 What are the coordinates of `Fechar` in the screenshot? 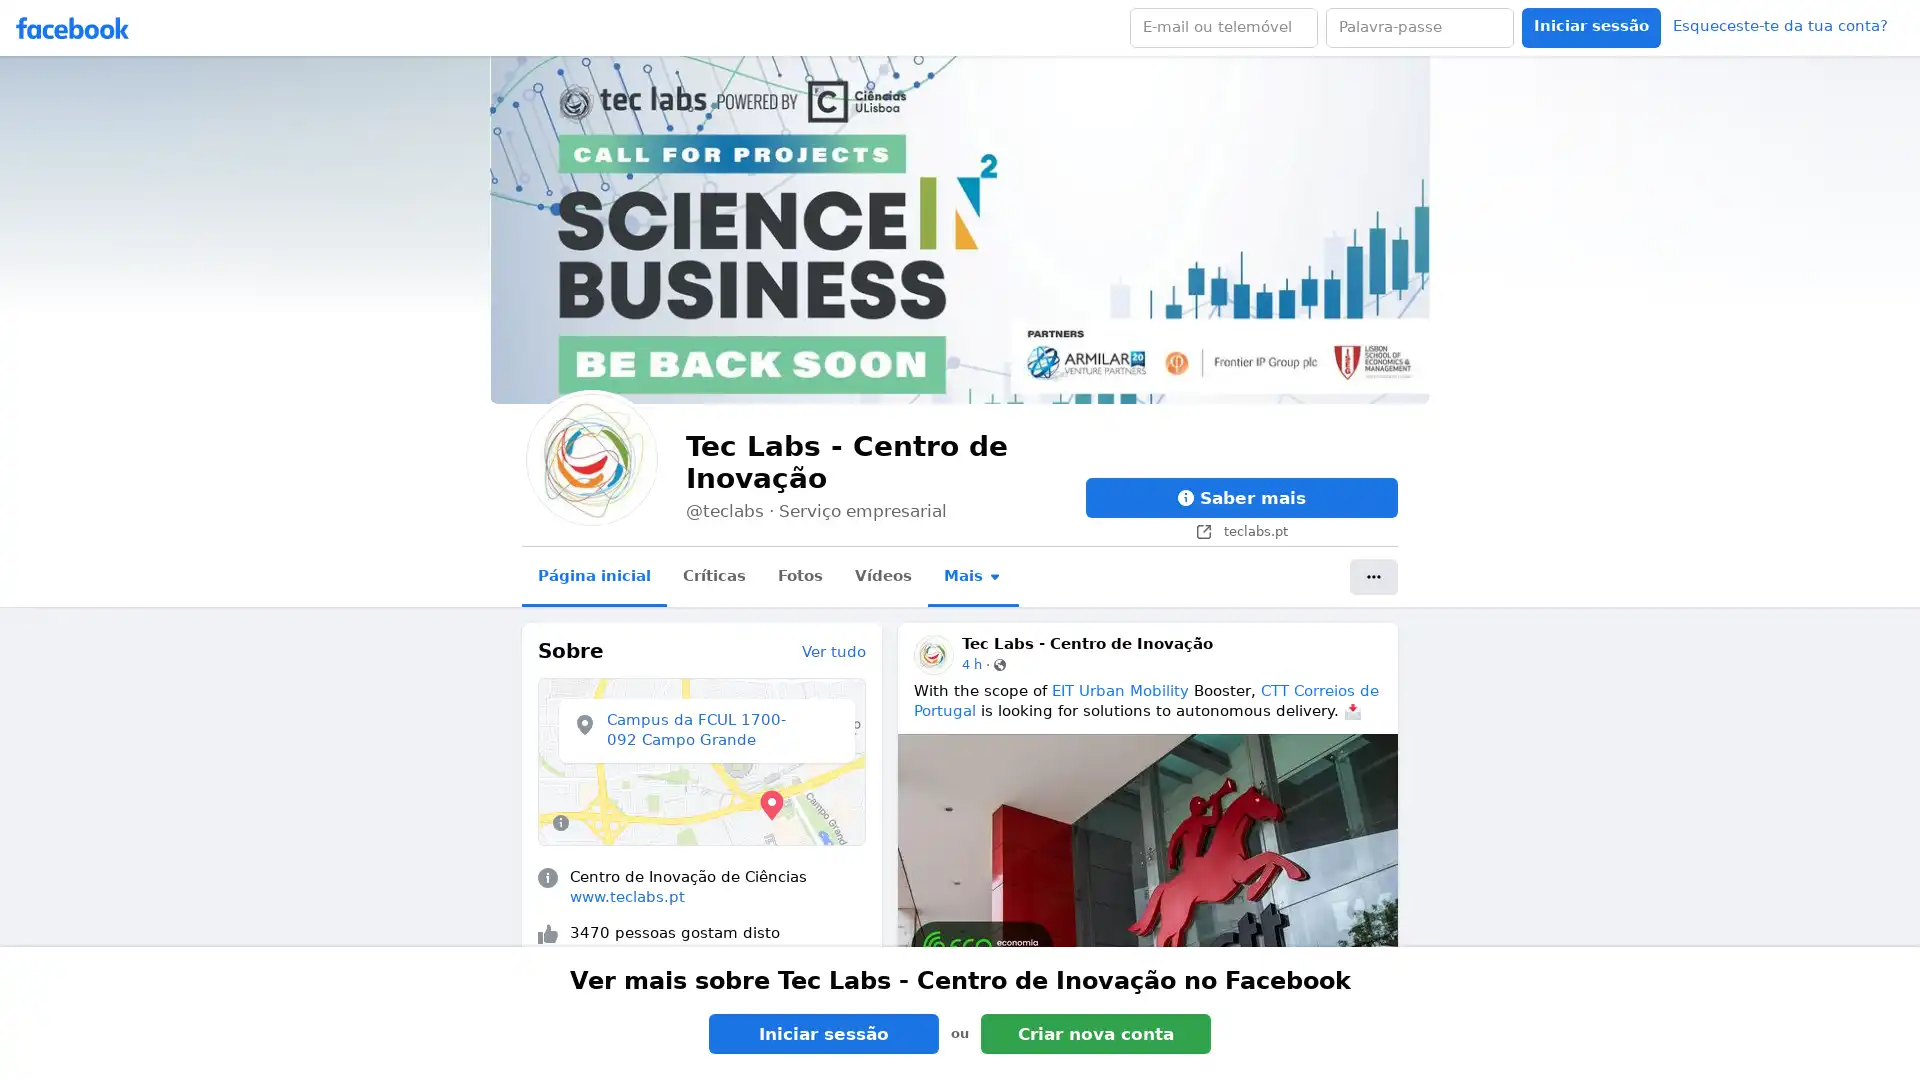 It's located at (1200, 474).